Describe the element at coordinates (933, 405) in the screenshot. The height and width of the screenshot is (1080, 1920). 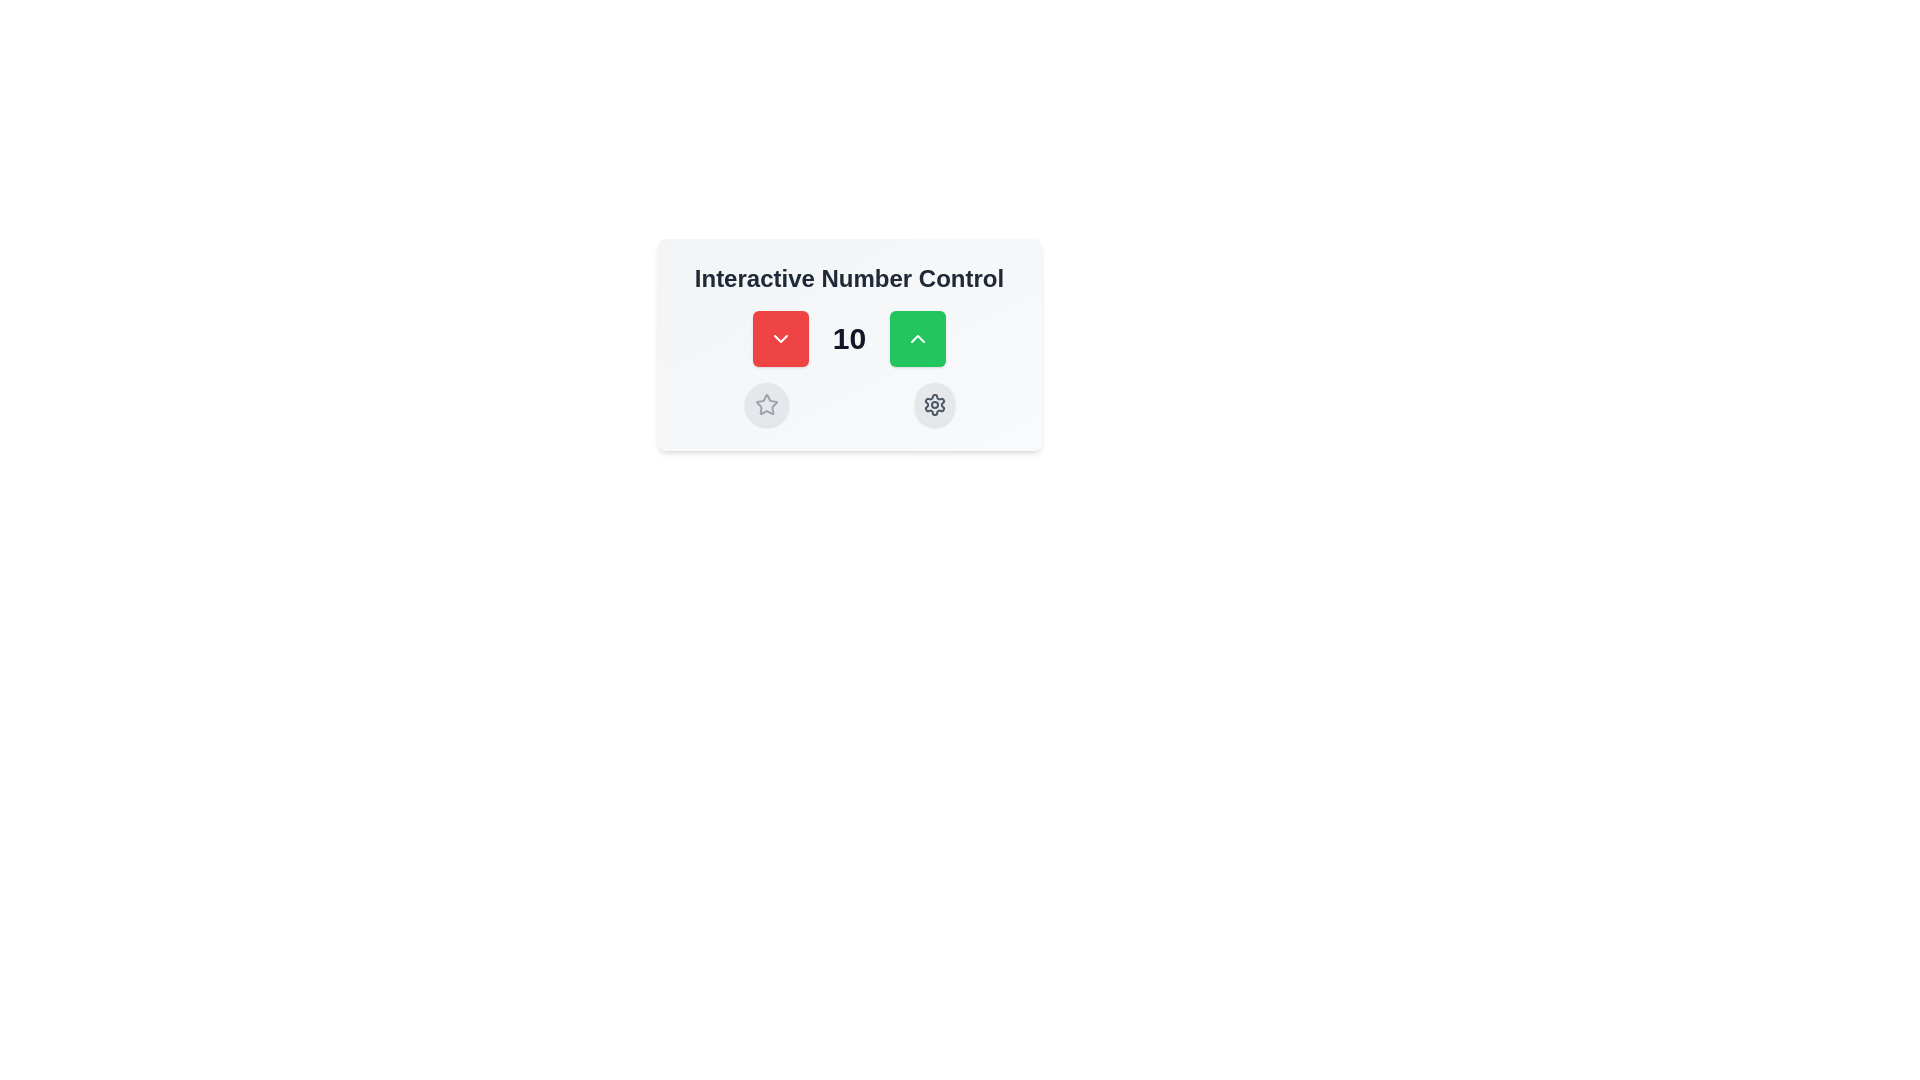
I see `the circular button with a light gray background and a centered dark gray gear icon` at that location.